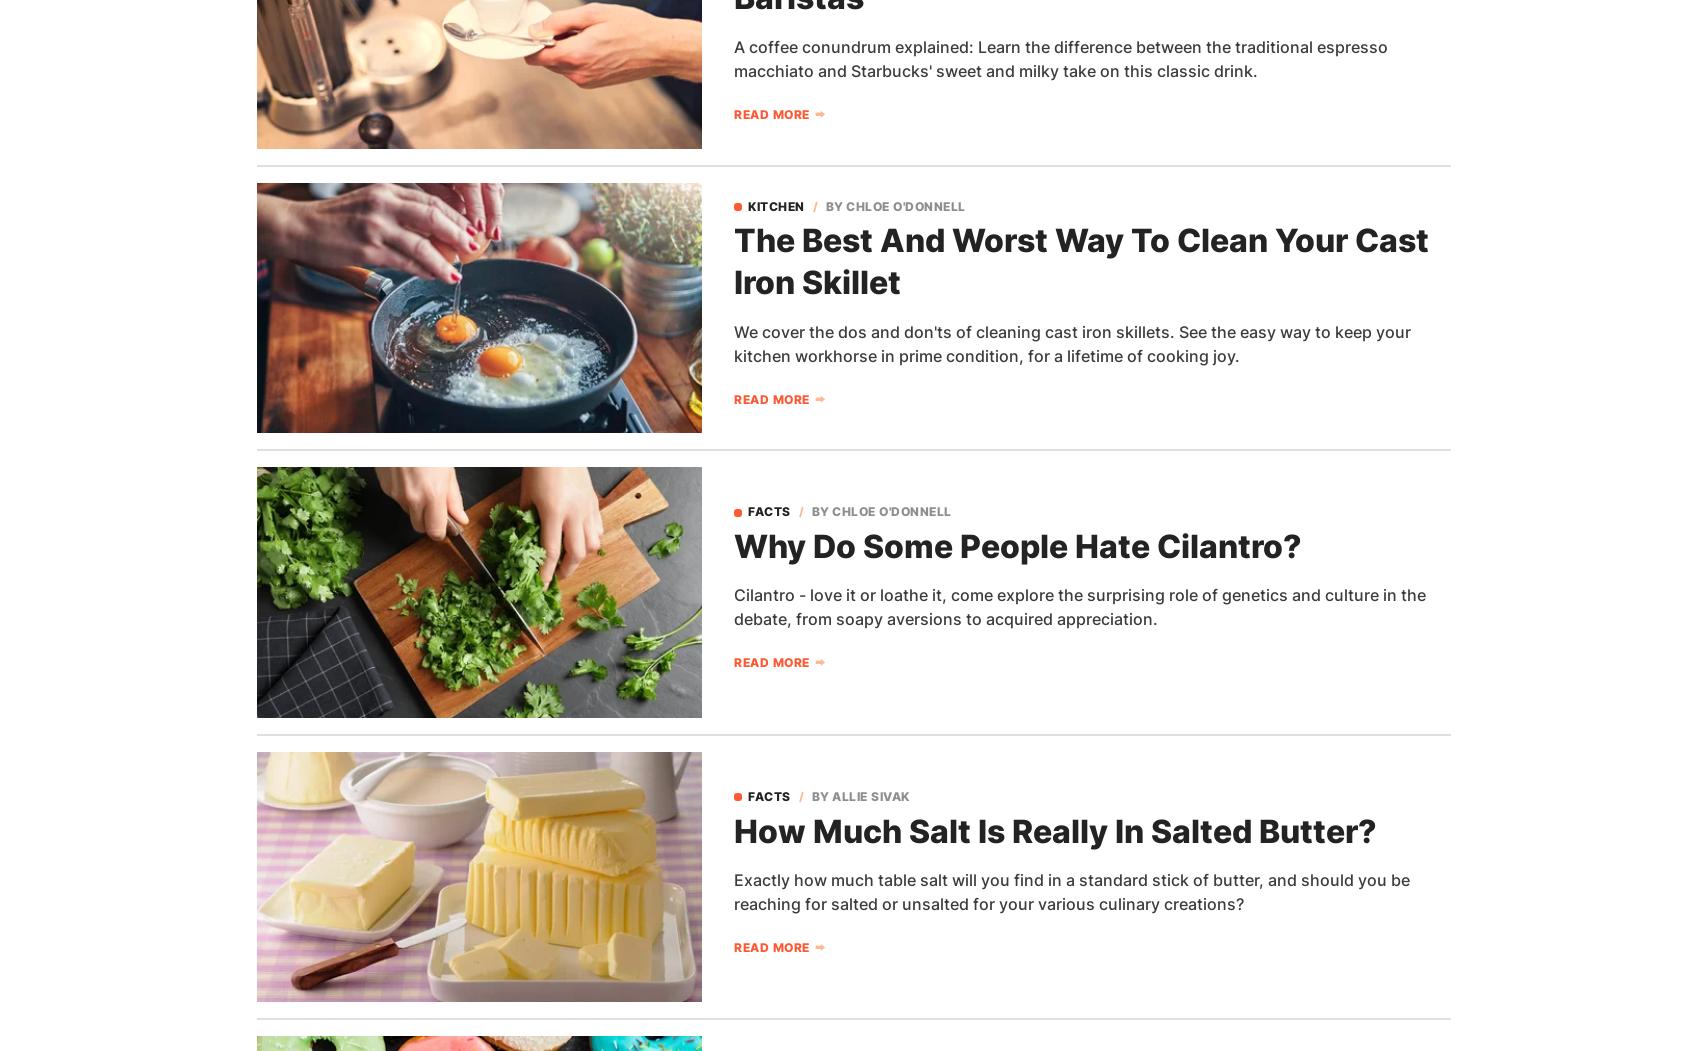  What do you see at coordinates (776, 205) in the screenshot?
I see `'Kitchen'` at bounding box center [776, 205].